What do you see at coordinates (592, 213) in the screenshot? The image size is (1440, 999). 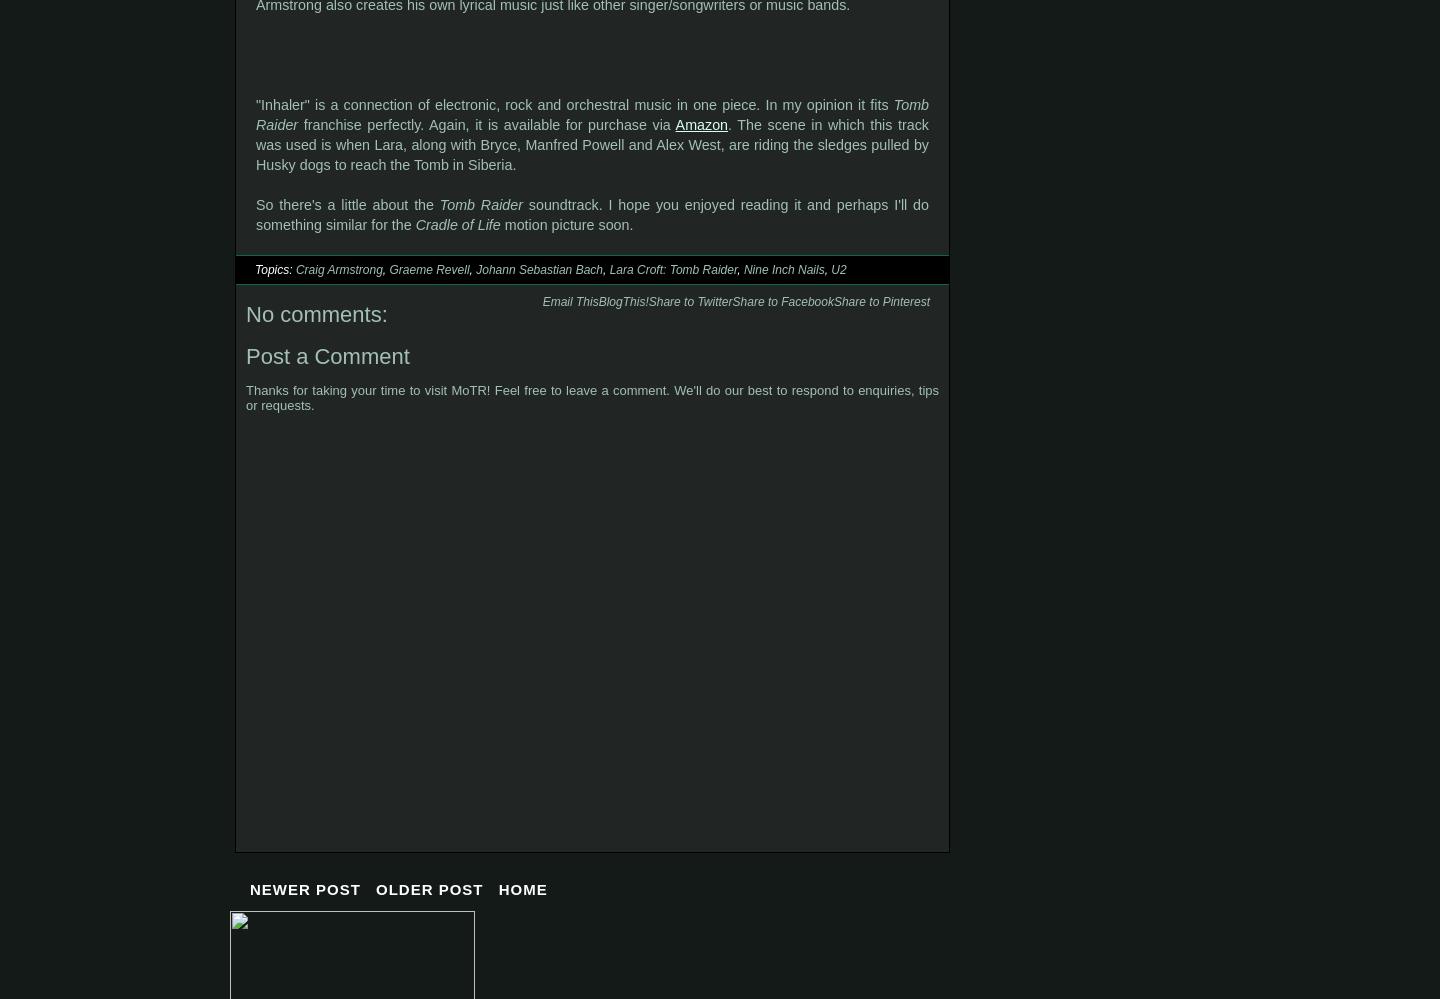 I see `'soundtrack. I hope you enjoyed reading it and perhaps I'll do something similar for the'` at bounding box center [592, 213].